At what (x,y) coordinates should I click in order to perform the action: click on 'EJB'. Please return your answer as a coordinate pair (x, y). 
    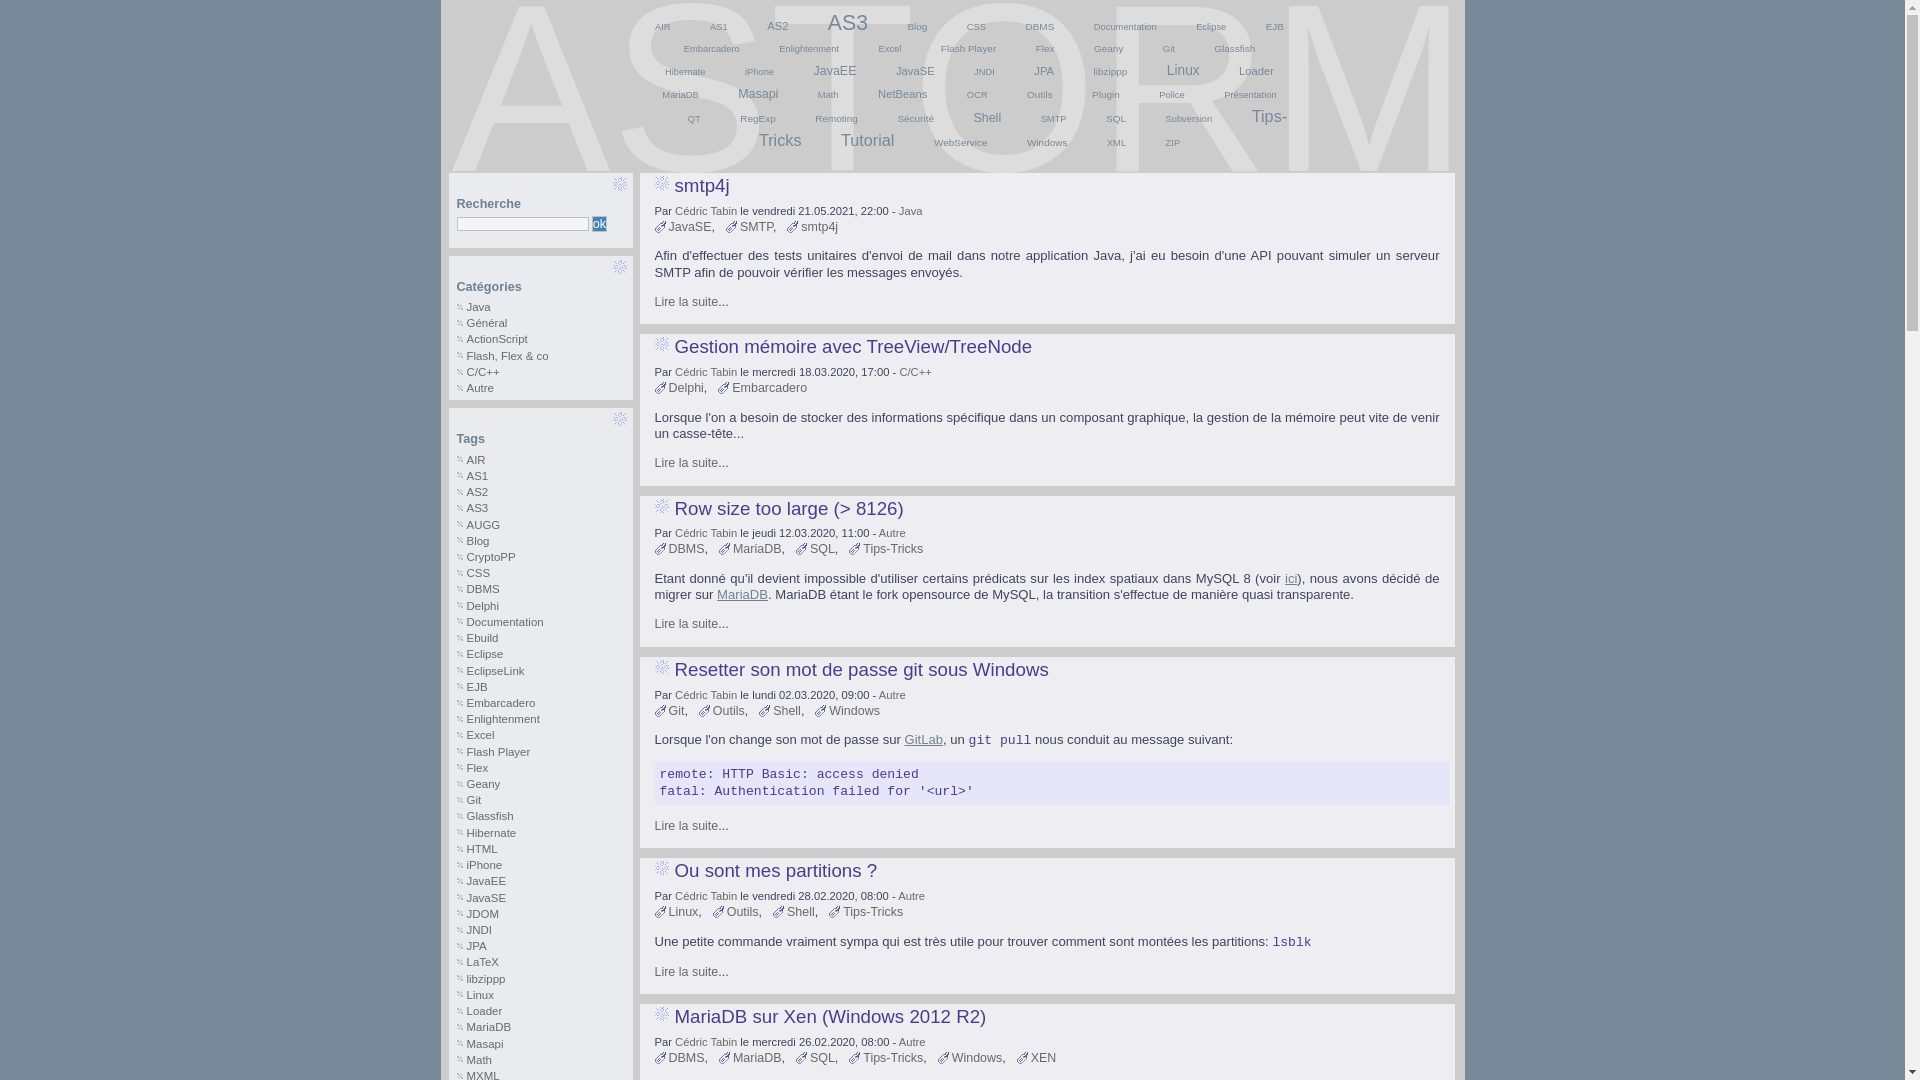
    Looking at the image, I should click on (475, 685).